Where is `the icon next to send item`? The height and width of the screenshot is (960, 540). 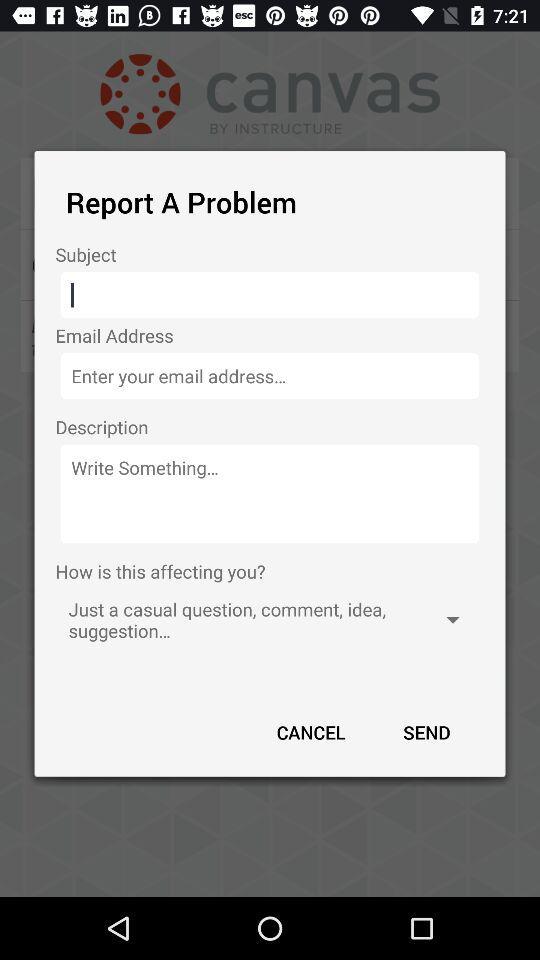
the icon next to send item is located at coordinates (311, 731).